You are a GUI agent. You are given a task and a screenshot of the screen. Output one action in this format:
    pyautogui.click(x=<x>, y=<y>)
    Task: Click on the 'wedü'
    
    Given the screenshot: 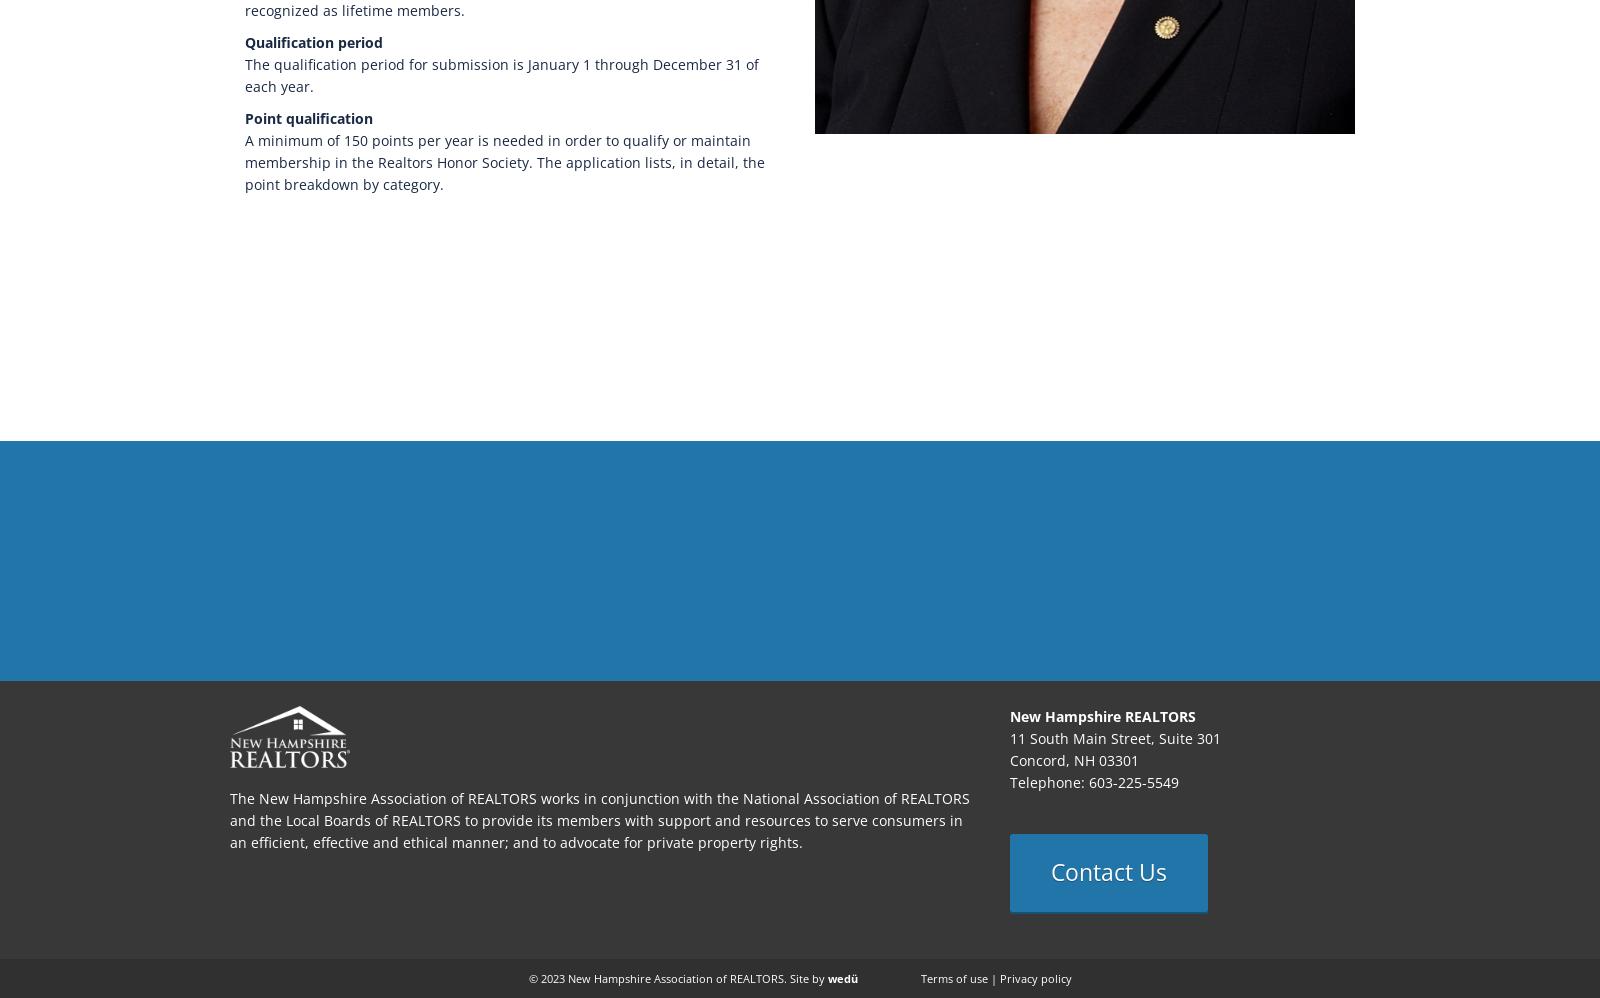 What is the action you would take?
    pyautogui.click(x=840, y=977)
    